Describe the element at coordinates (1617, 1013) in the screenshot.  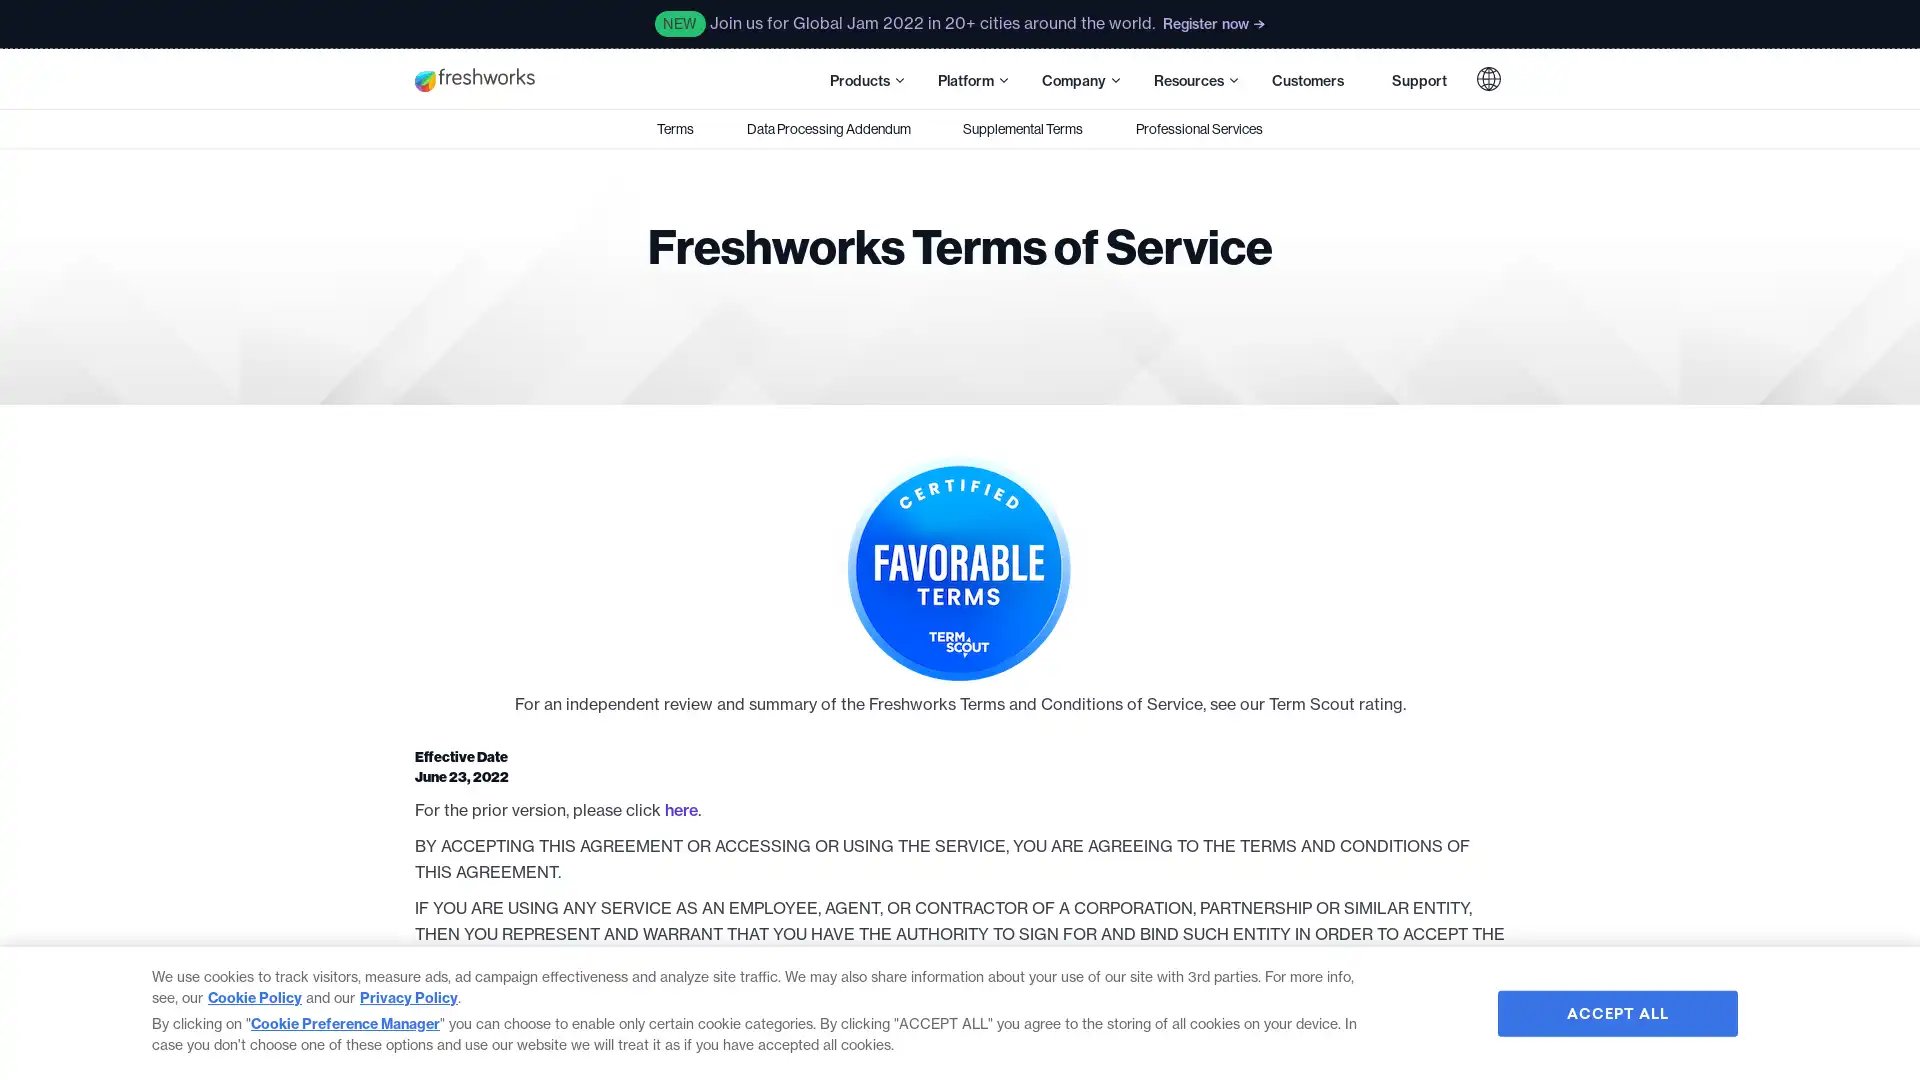
I see `ACCEPT ALL` at that location.